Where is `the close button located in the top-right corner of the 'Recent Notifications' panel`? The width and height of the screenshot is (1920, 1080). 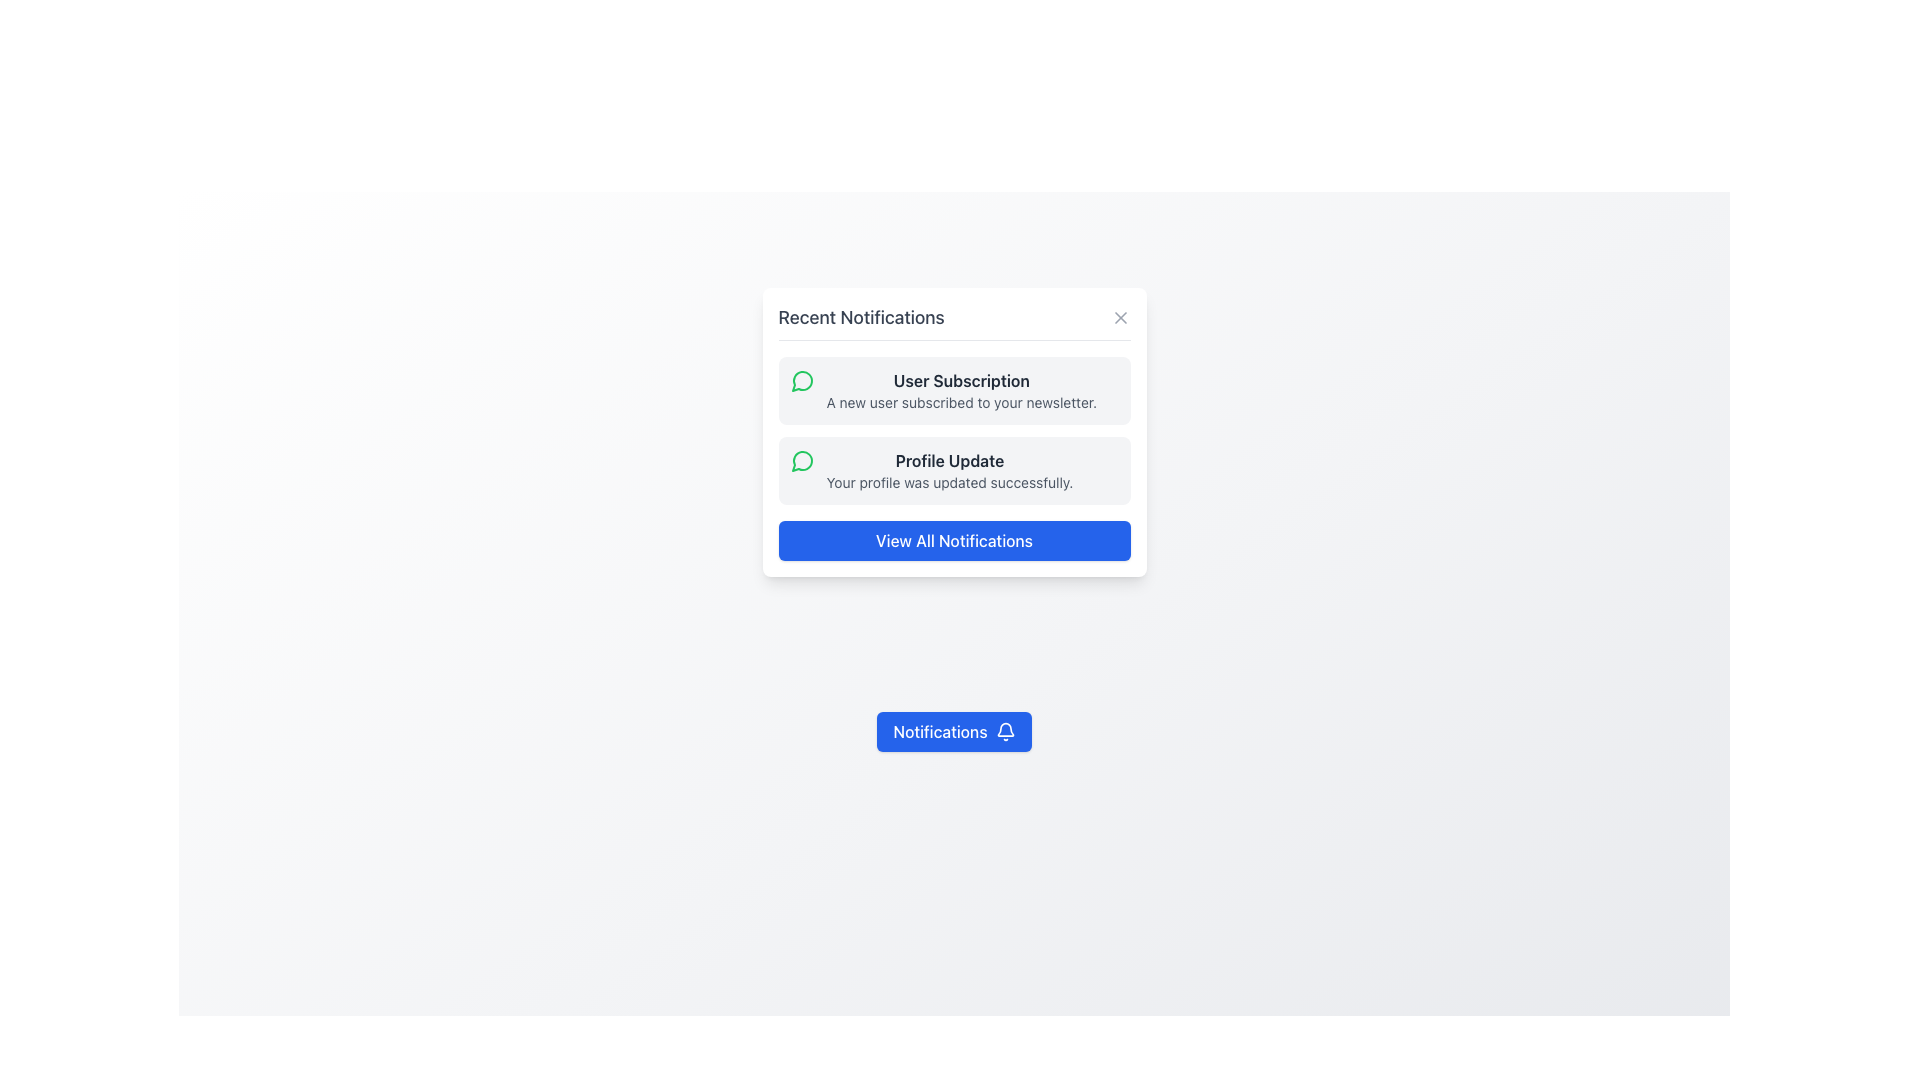 the close button located in the top-right corner of the 'Recent Notifications' panel is located at coordinates (1120, 316).